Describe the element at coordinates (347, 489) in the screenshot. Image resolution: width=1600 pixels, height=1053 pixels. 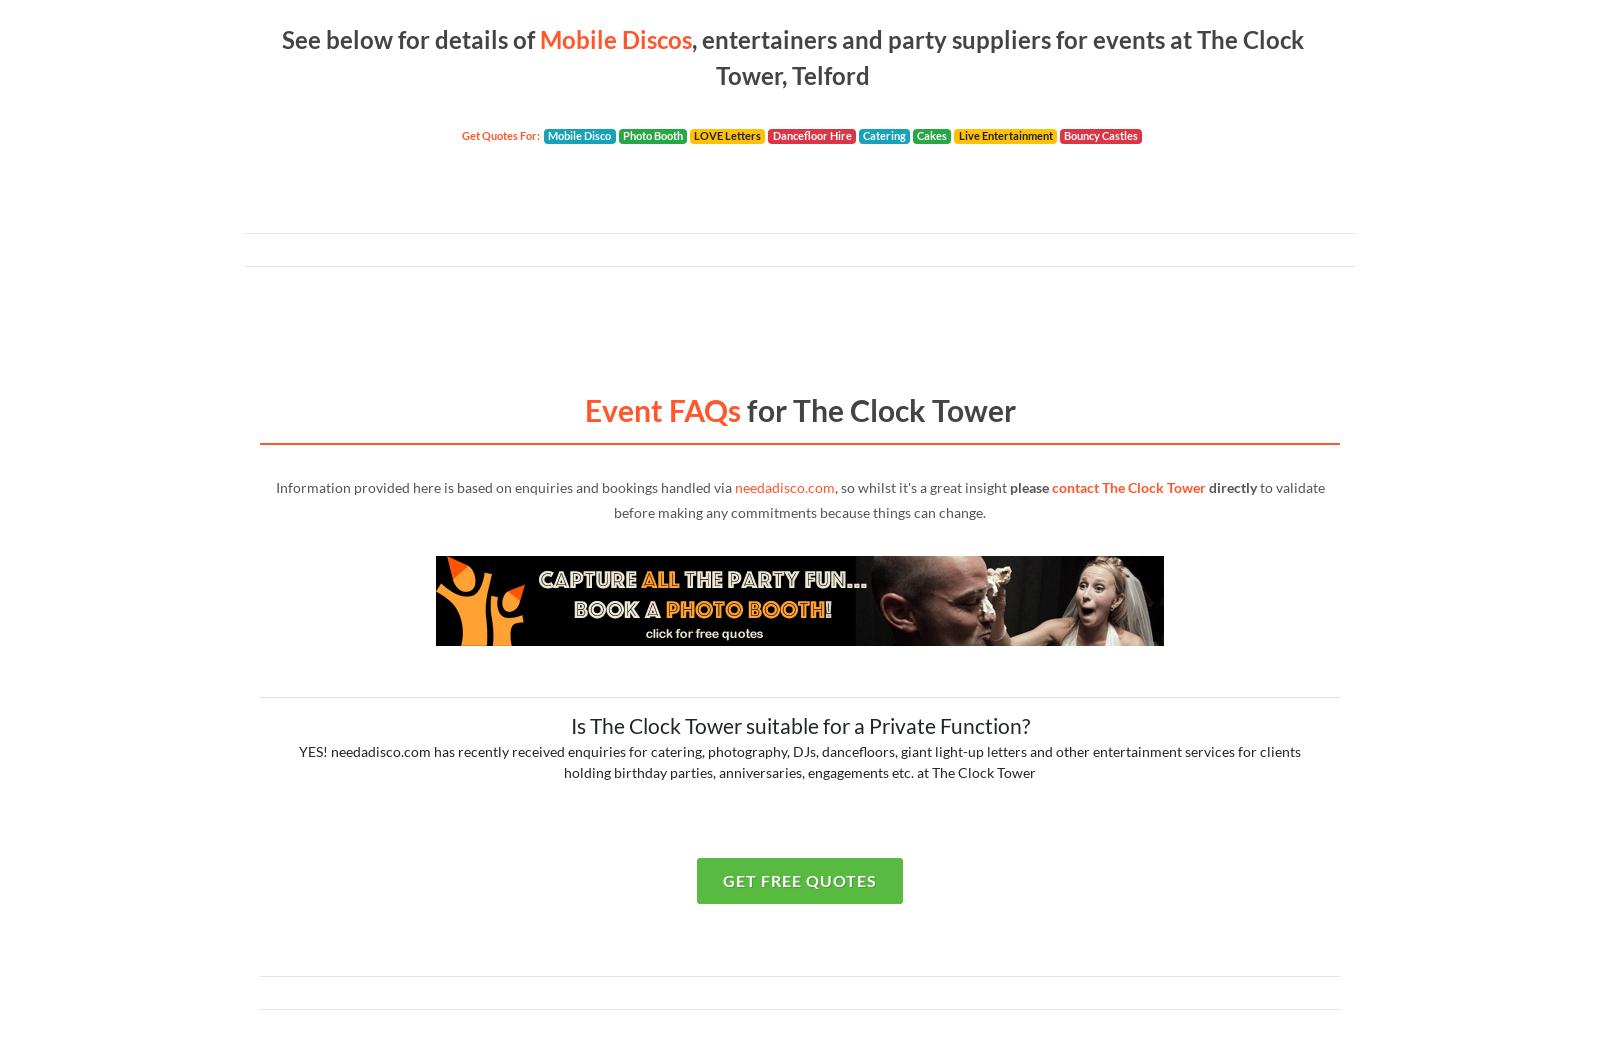
I see `'The White Lion'` at that location.